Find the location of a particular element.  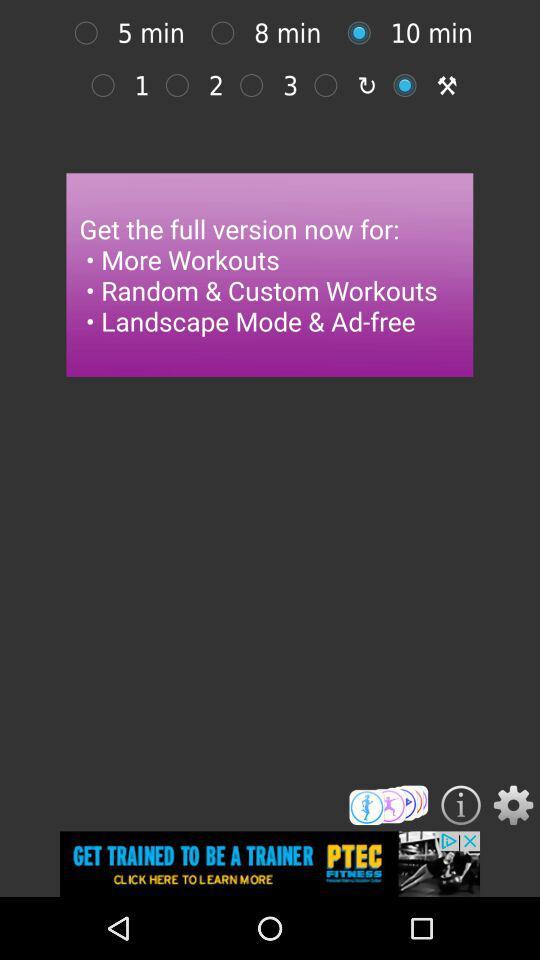

option is located at coordinates (363, 32).